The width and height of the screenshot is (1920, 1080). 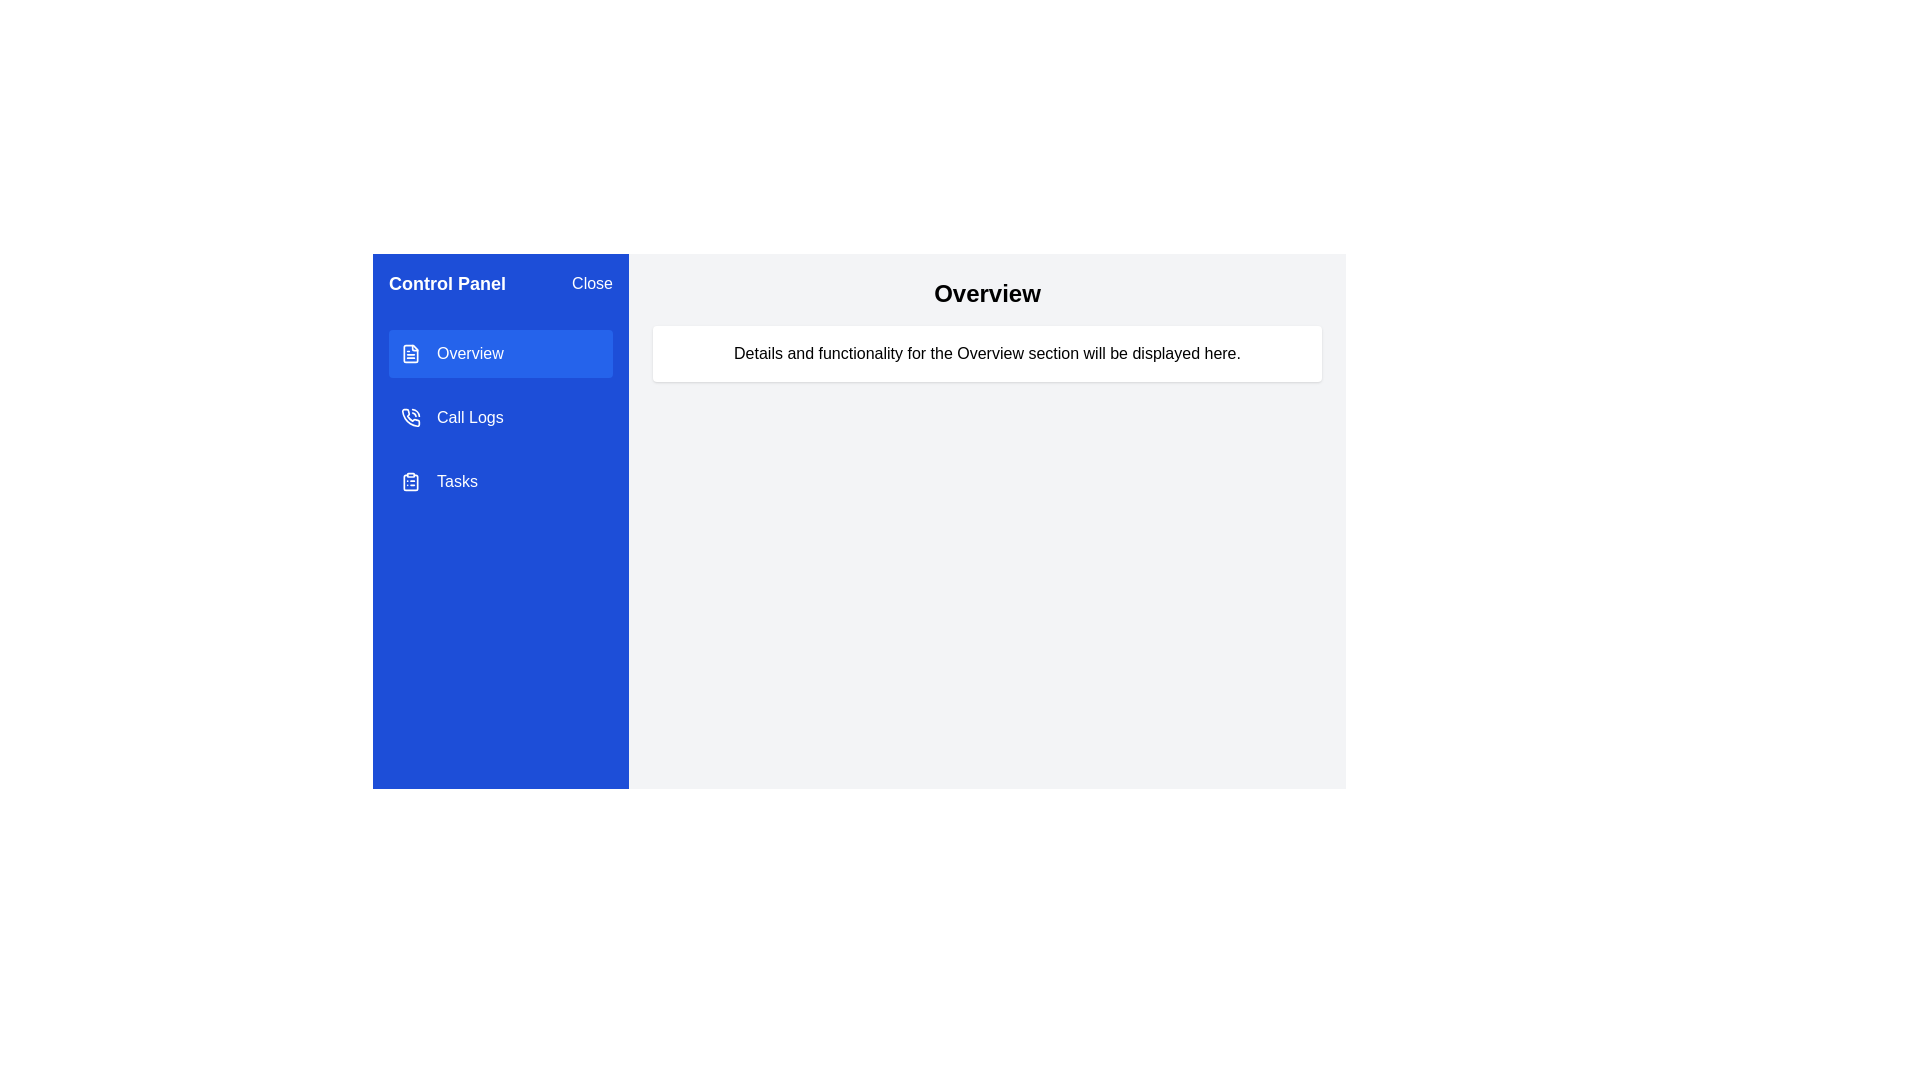 What do you see at coordinates (500, 416) in the screenshot?
I see `the menu item Call Logs from the sidebar` at bounding box center [500, 416].